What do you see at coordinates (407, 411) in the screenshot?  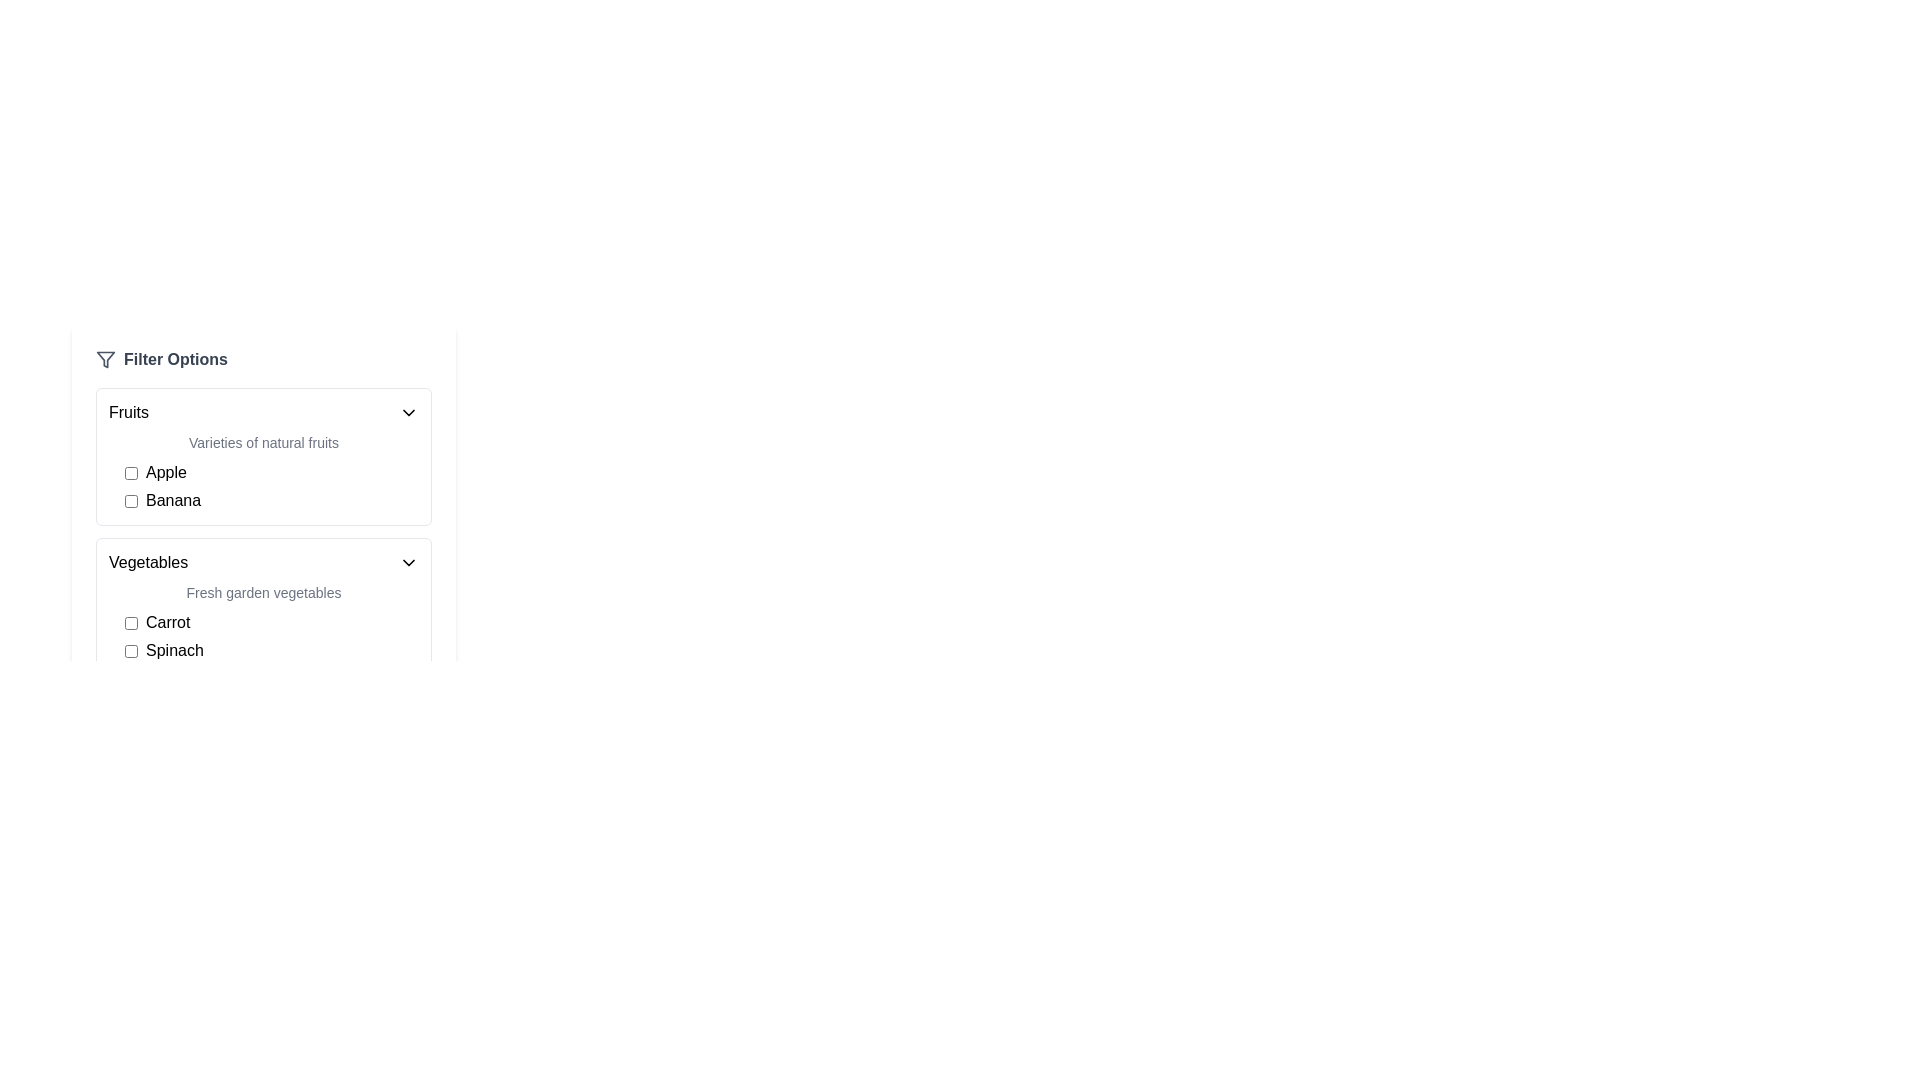 I see `the downward-pointing chevron icon styled as a dropdown toggle next to the title 'Fruits'` at bounding box center [407, 411].